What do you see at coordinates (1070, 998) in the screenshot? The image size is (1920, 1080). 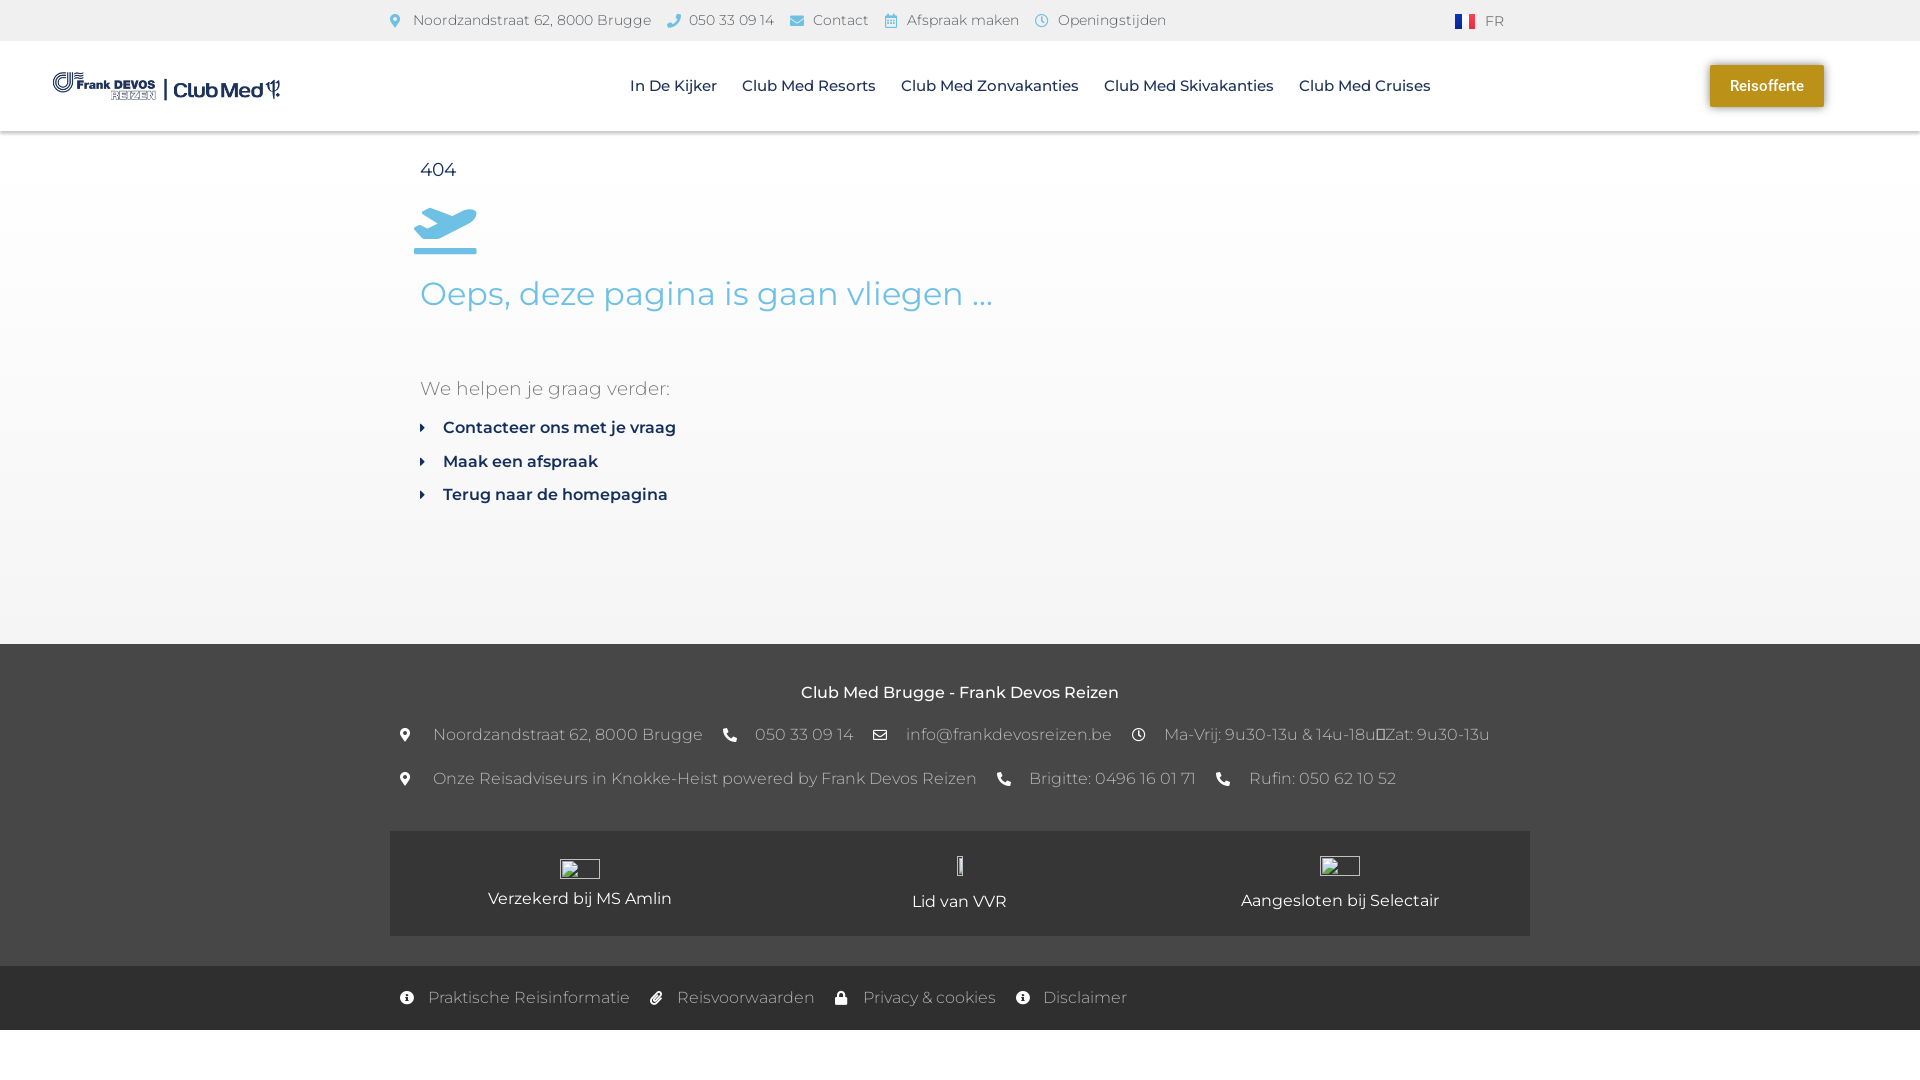 I see `'Disclaimer'` at bounding box center [1070, 998].